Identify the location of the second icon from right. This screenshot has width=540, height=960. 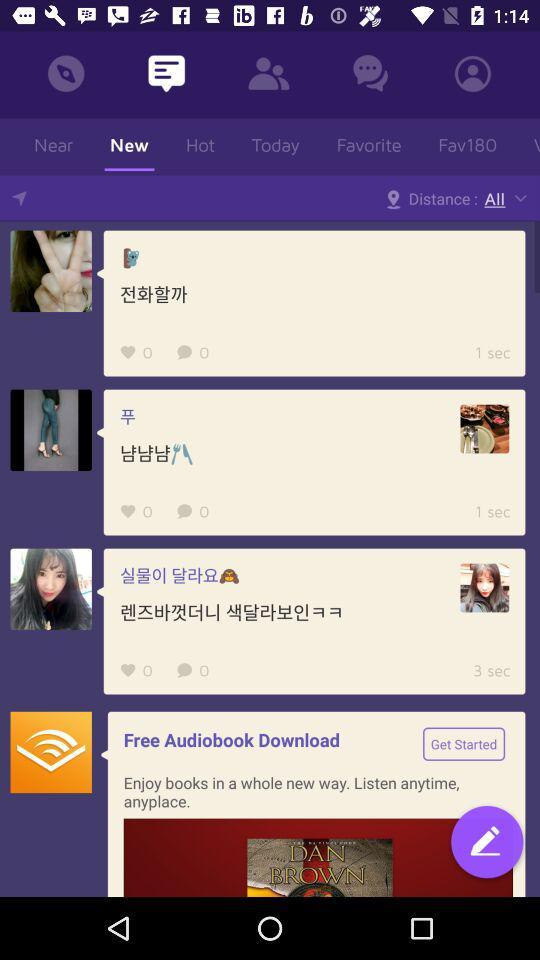
(369, 73).